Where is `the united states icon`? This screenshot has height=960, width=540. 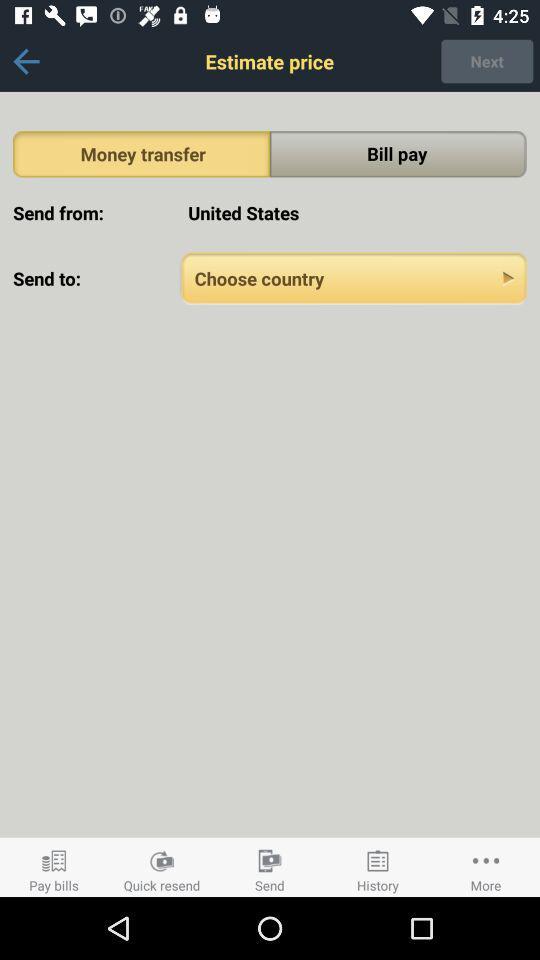
the united states icon is located at coordinates (353, 213).